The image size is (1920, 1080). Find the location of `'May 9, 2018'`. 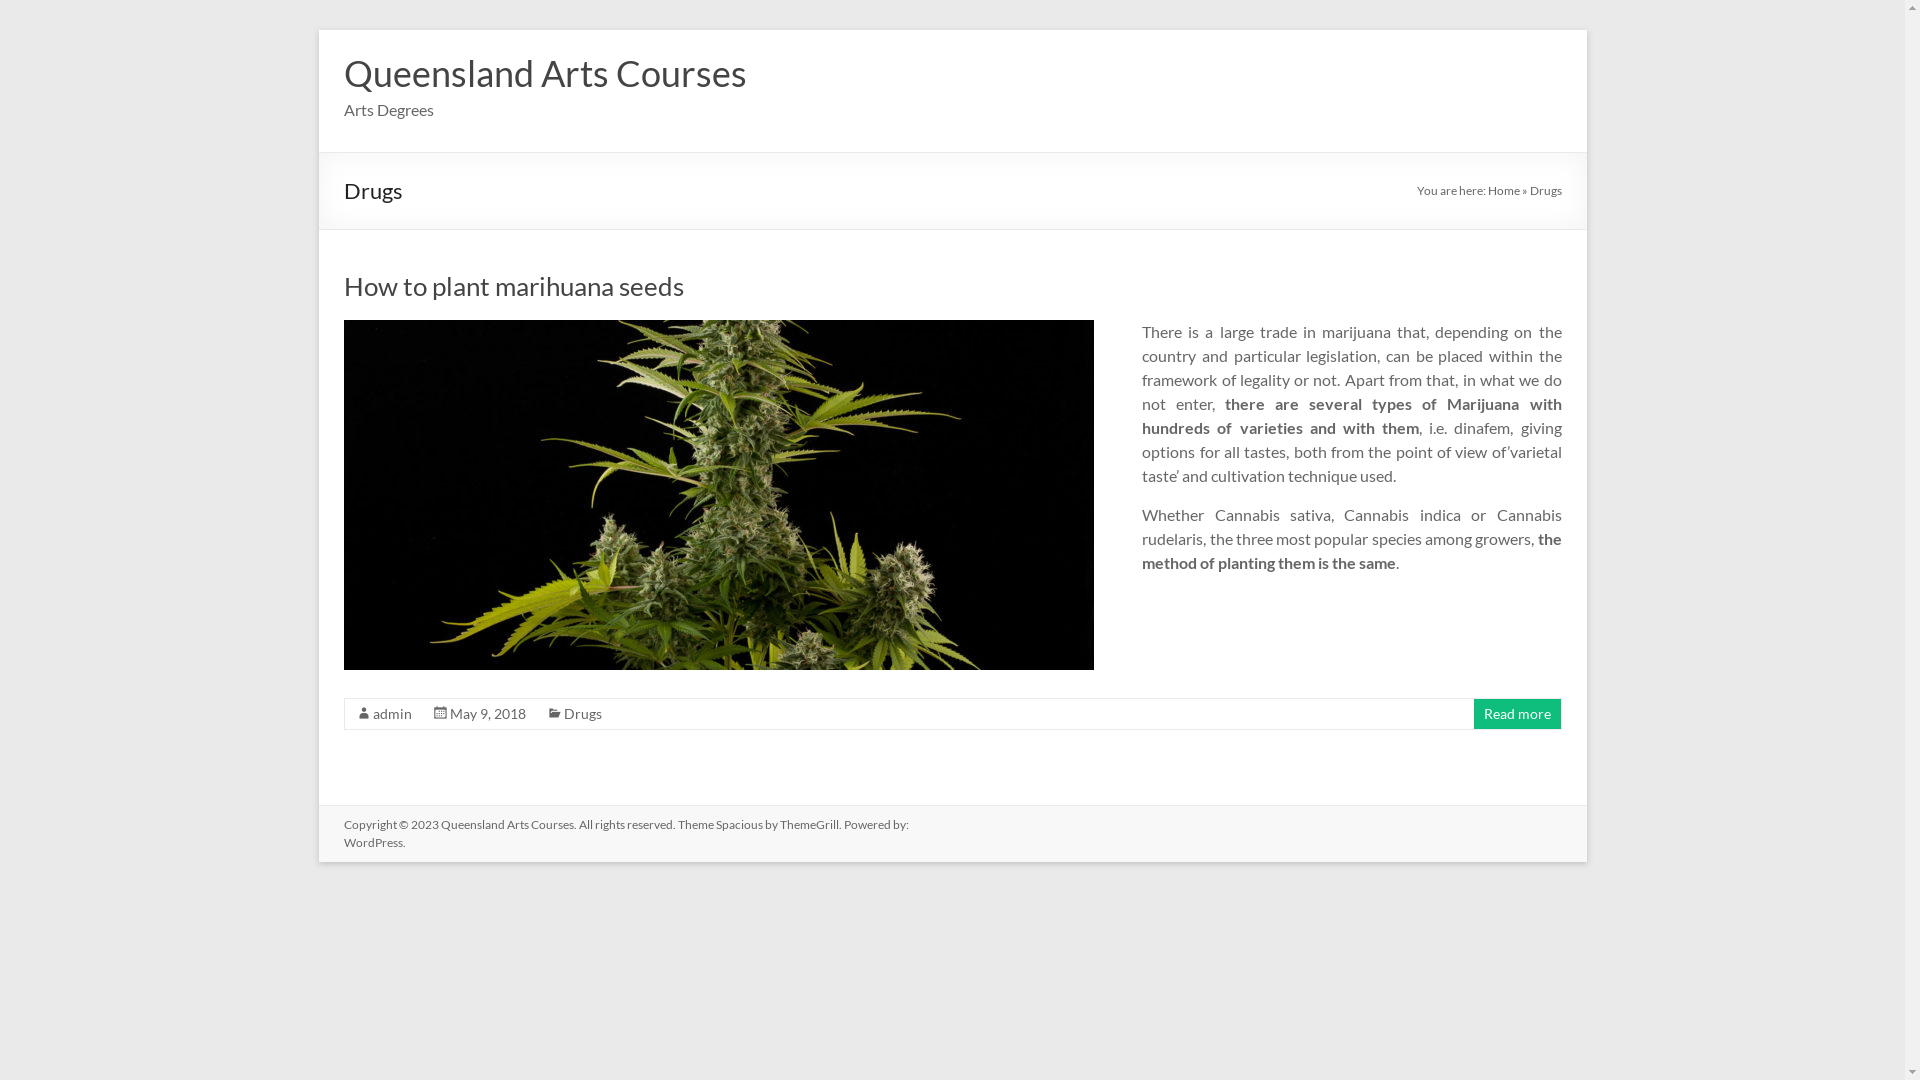

'May 9, 2018' is located at coordinates (488, 712).